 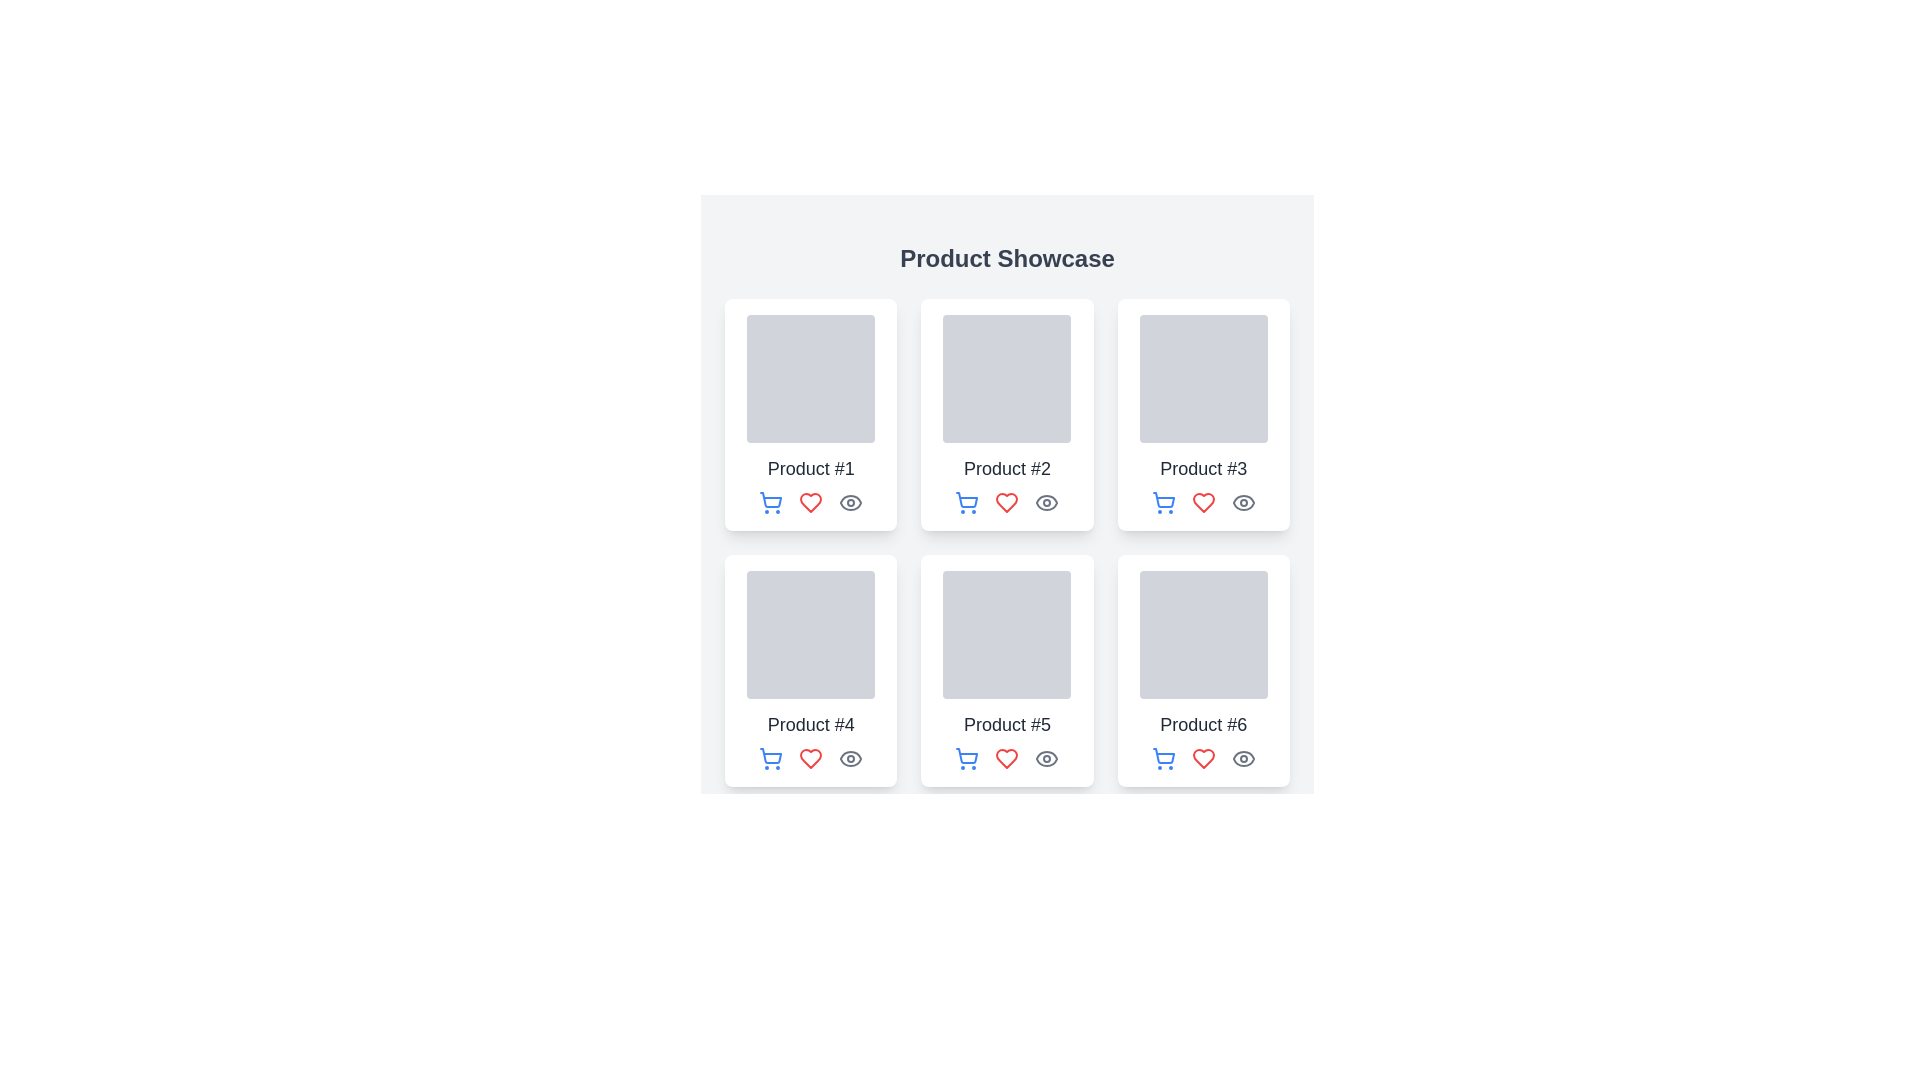 What do you see at coordinates (1007, 501) in the screenshot?
I see `the favorite icon button located below the Product #2 card in the second column of the Product Showcase grid` at bounding box center [1007, 501].